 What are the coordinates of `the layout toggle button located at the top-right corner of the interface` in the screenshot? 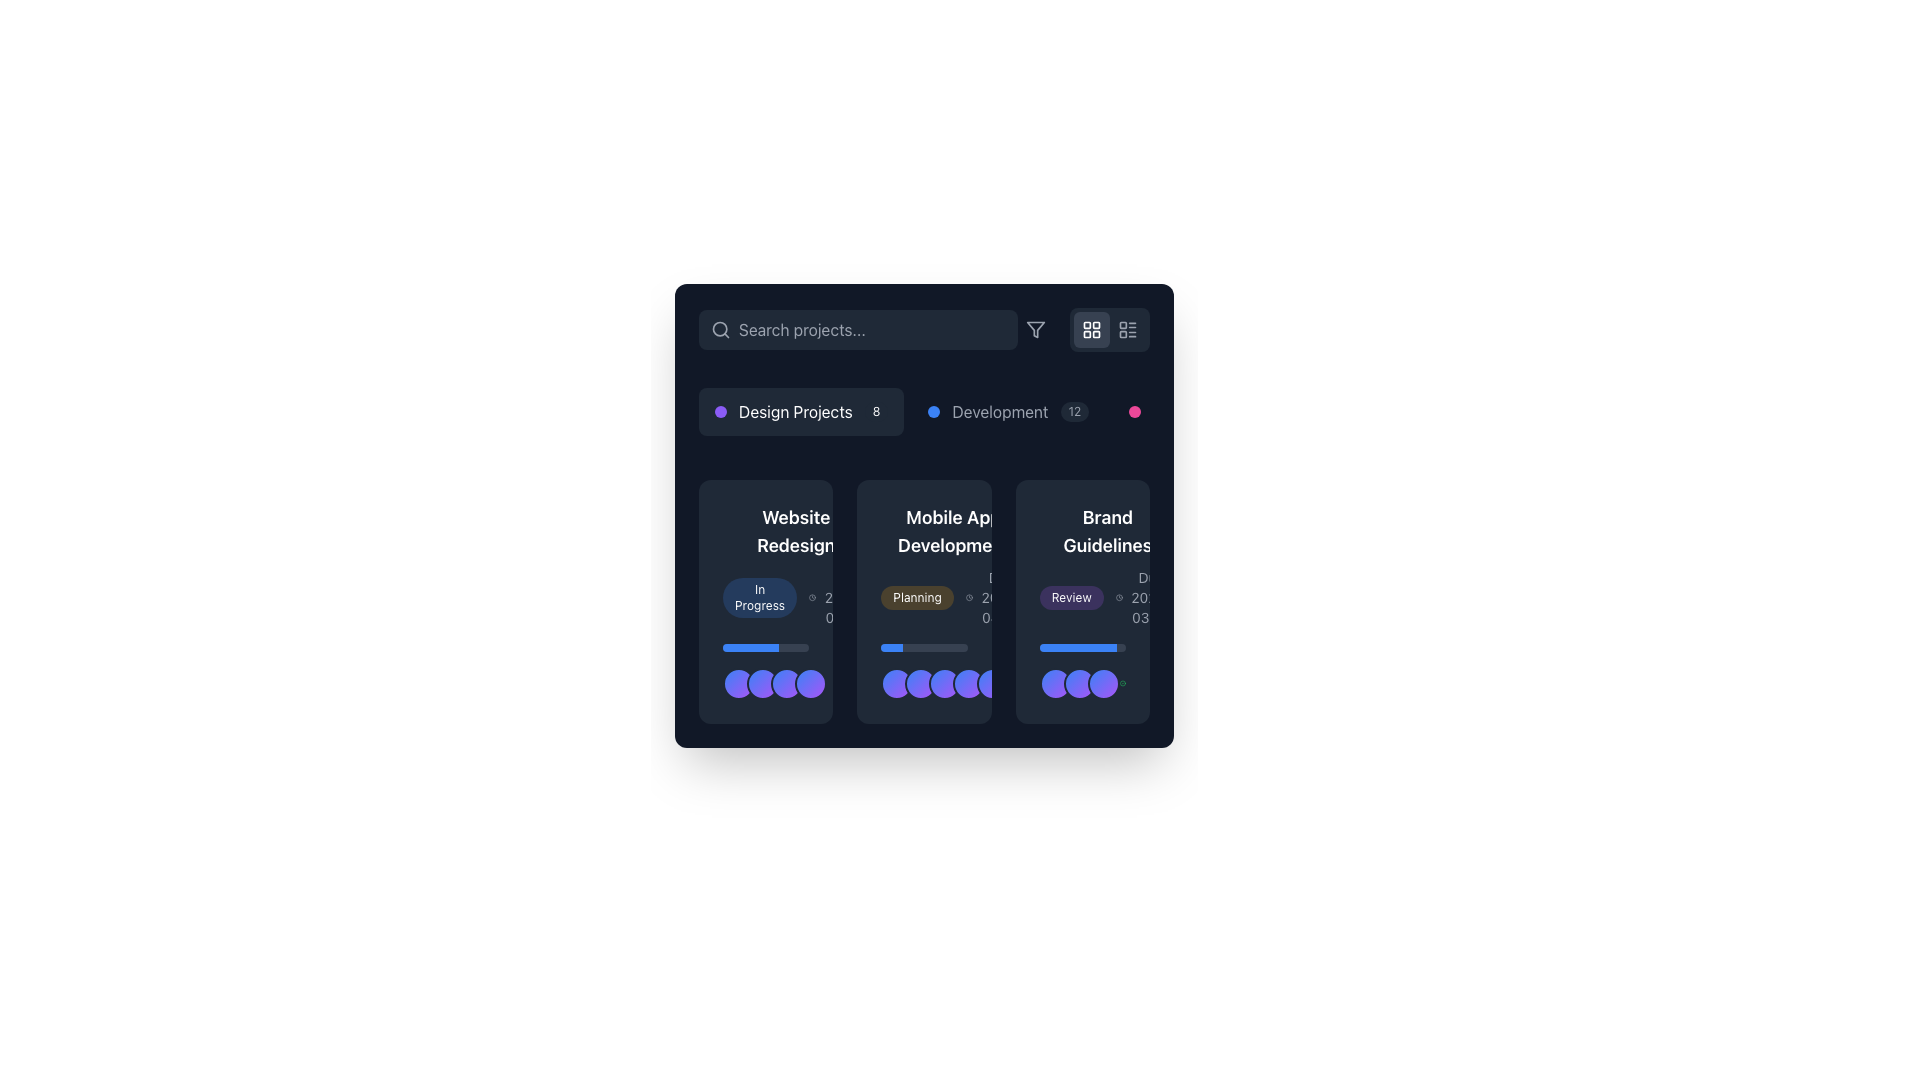 It's located at (1090, 329).